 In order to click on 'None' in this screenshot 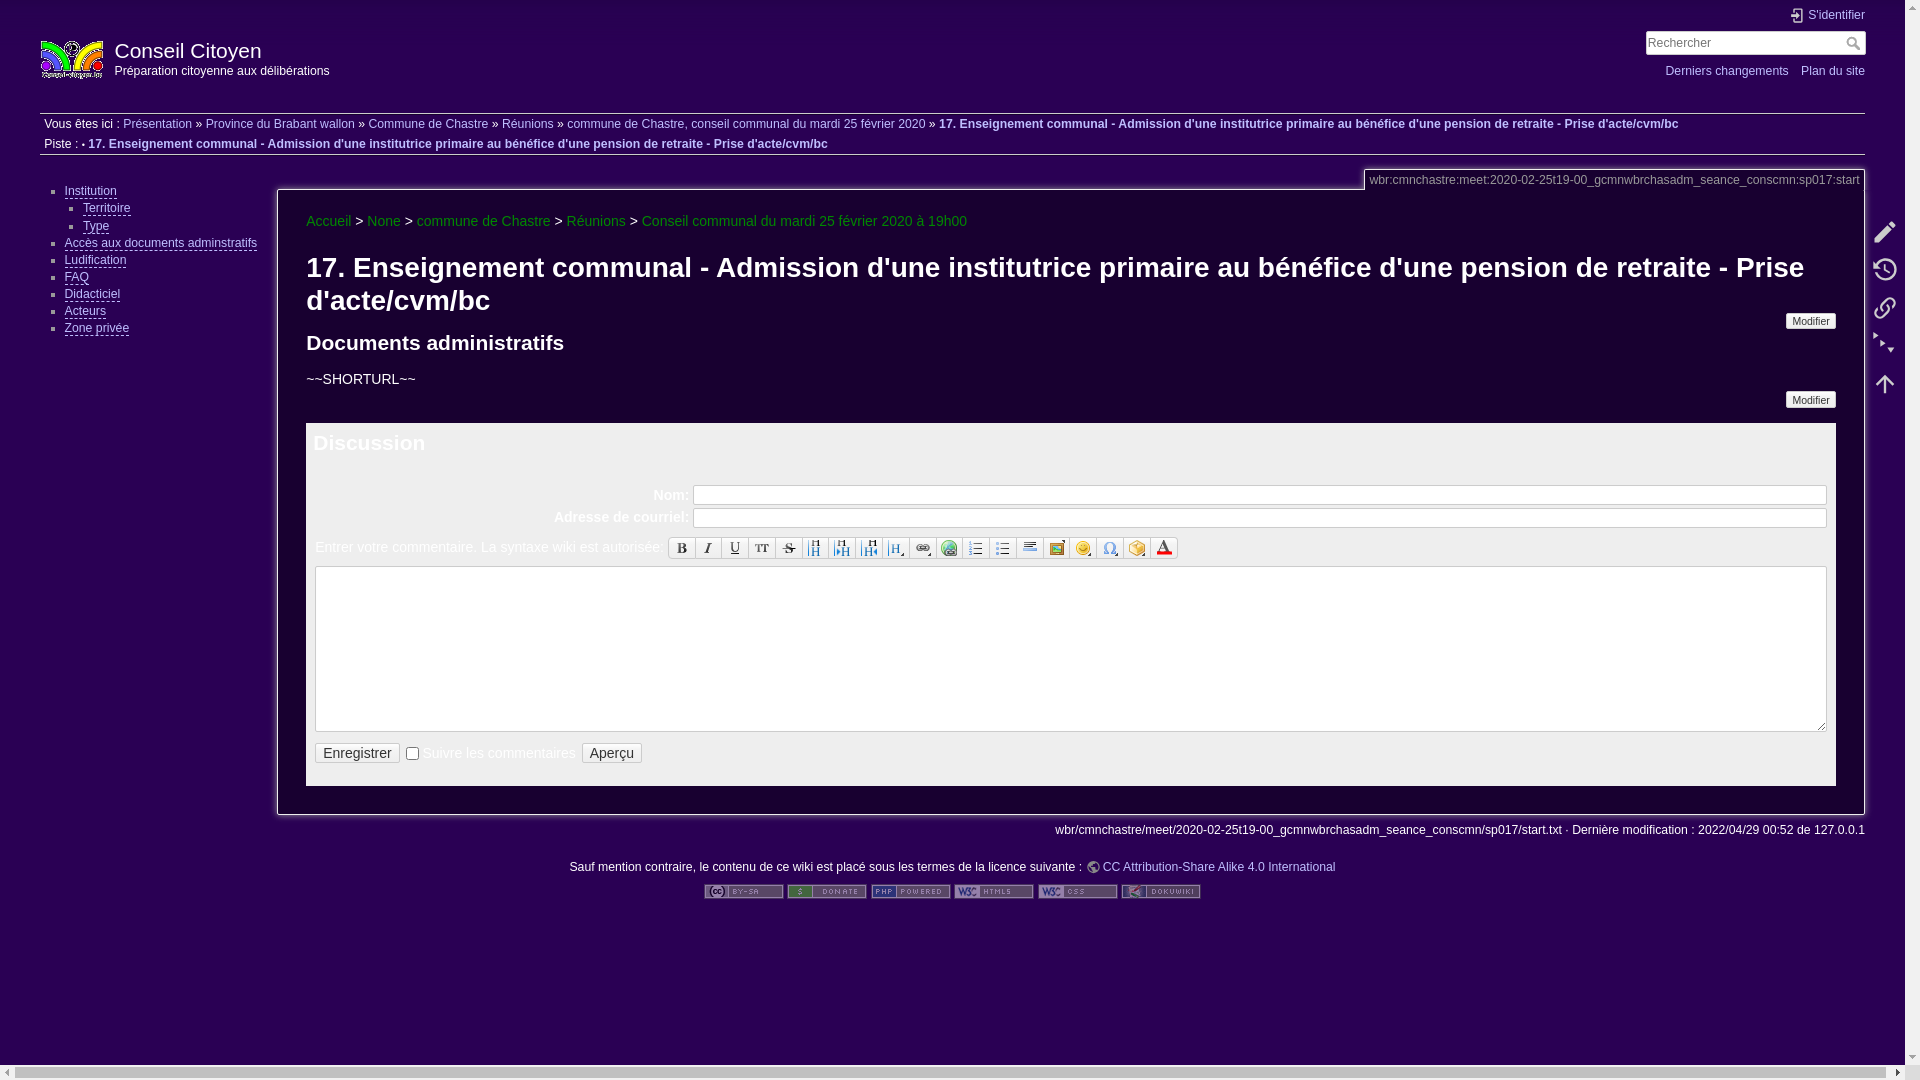, I will do `click(383, 220)`.